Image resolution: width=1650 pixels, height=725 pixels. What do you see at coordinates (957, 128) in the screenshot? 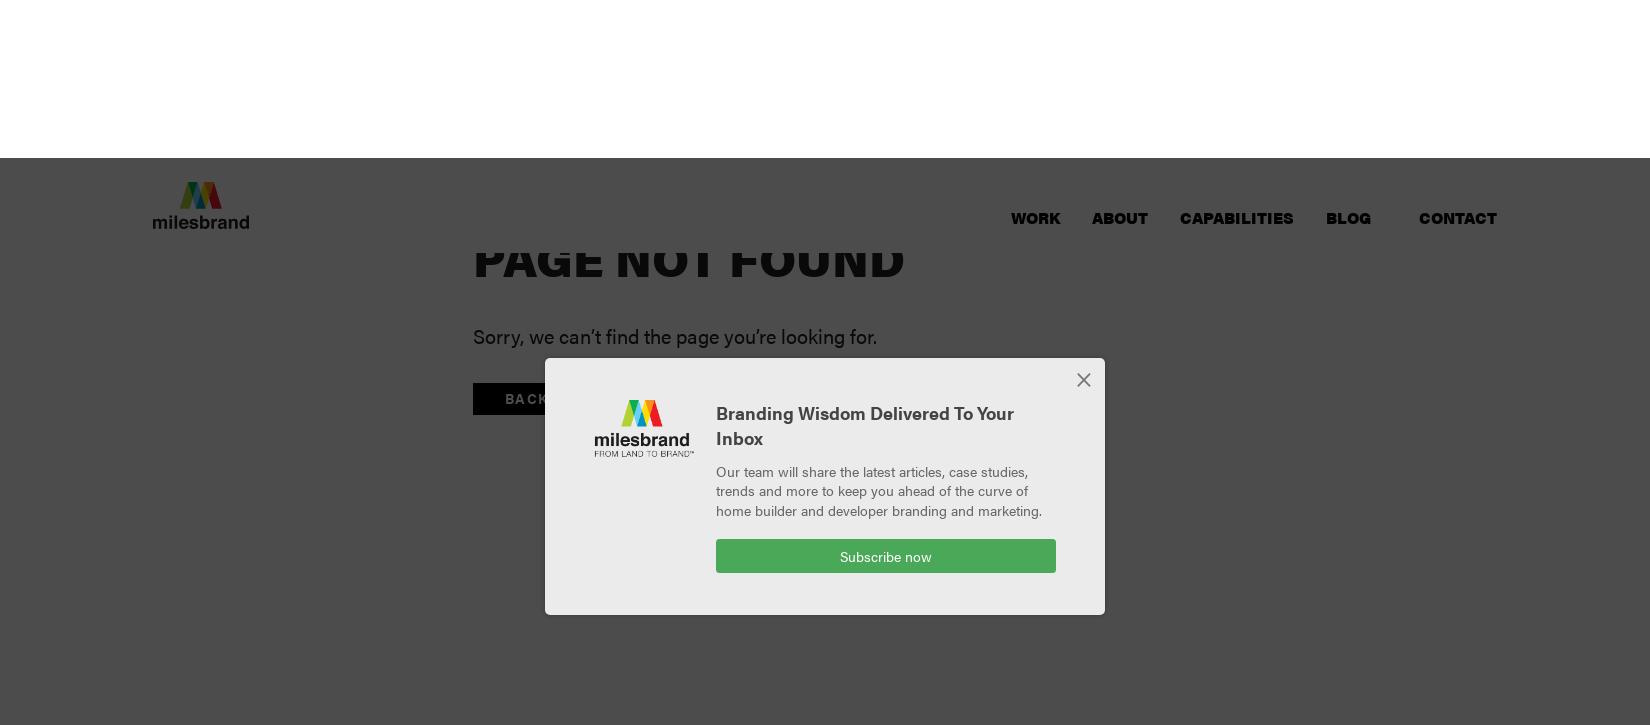
I see `'Corporate'` at bounding box center [957, 128].